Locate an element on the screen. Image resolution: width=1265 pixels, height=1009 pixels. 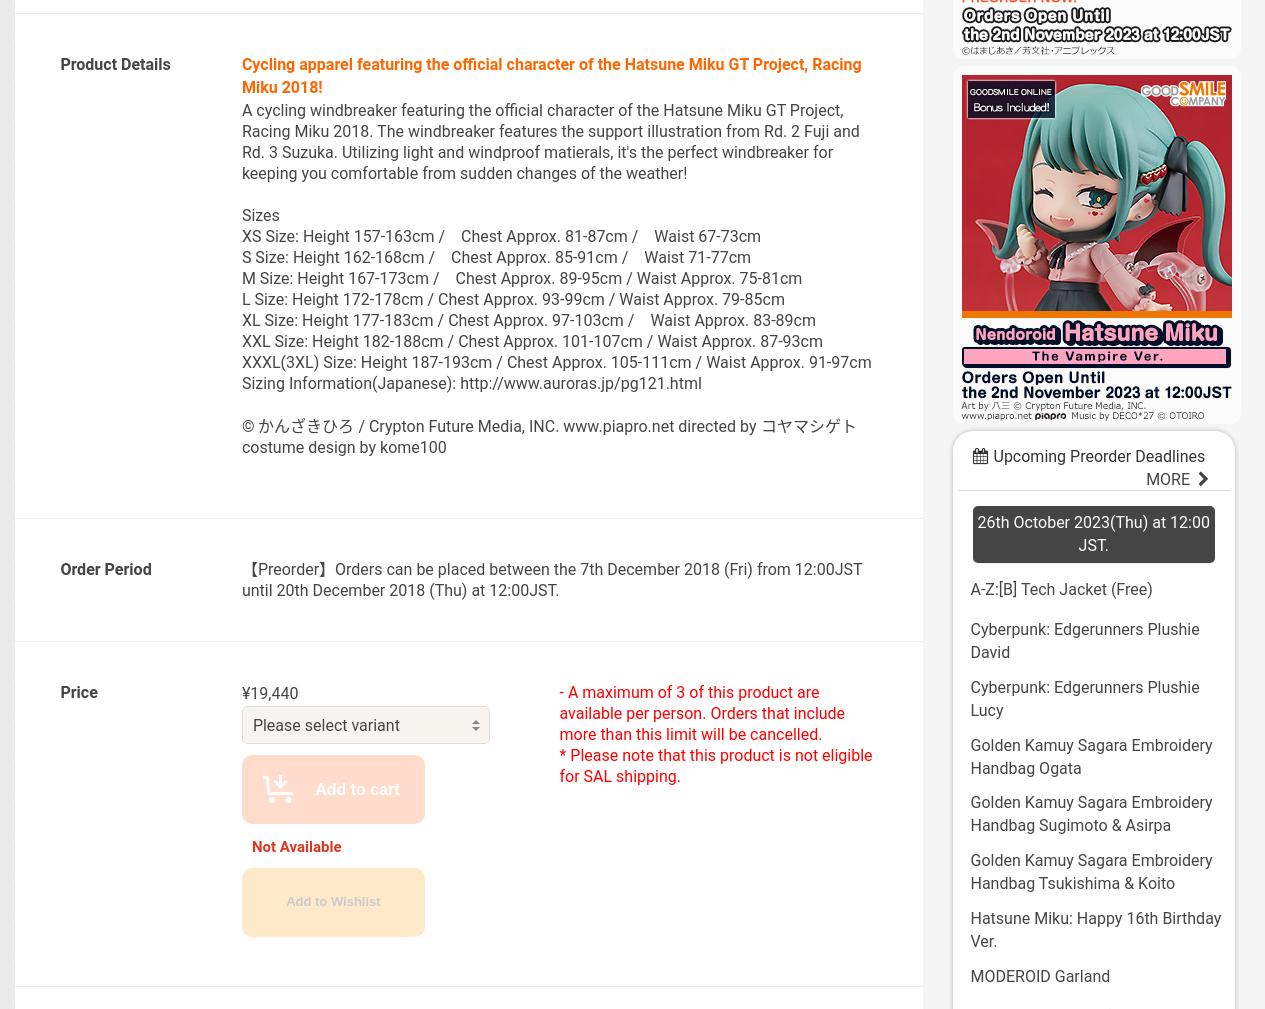
'Golden Kamuy Sagara Embroidery Handbag Tsukishima & Koito' is located at coordinates (1090, 871).